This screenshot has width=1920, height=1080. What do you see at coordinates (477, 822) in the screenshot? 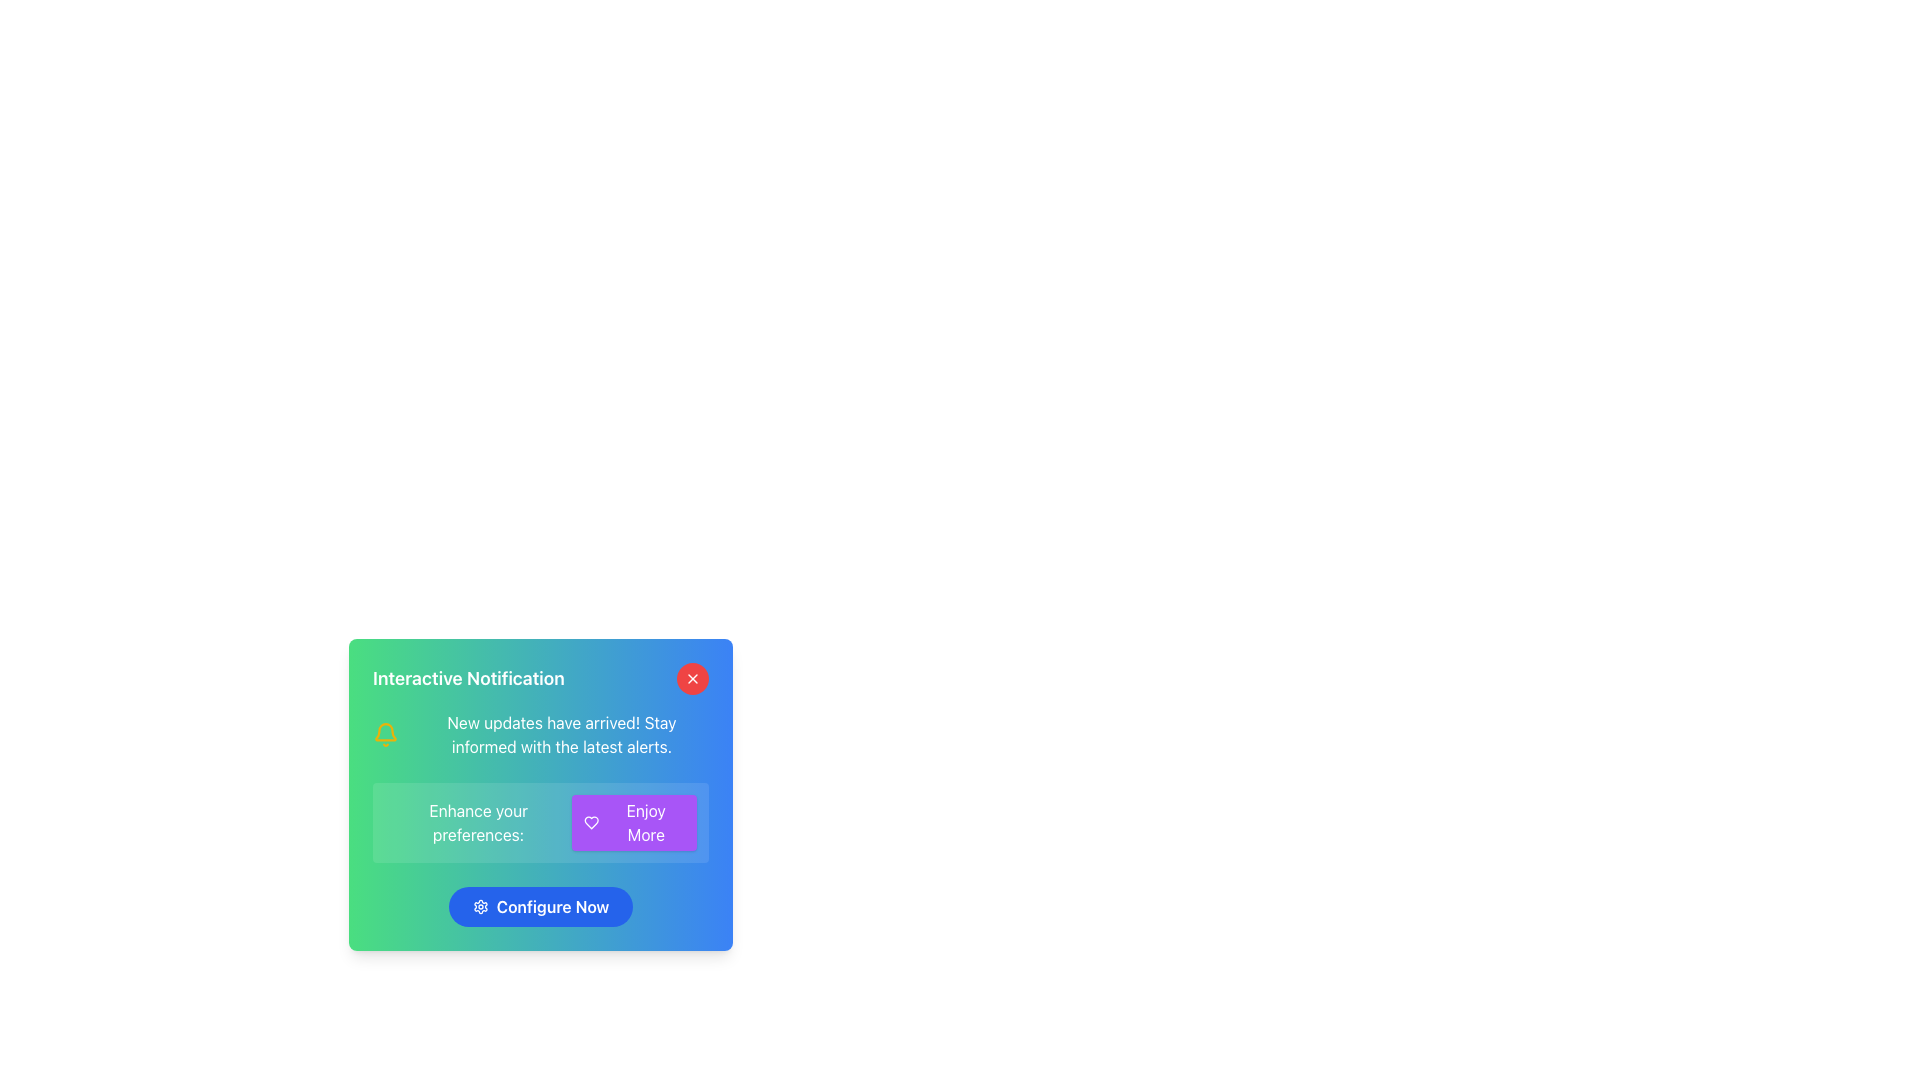
I see `text label displaying 'Enhance your preferences:' which is styled in white font against a gradient background, located in the preferences section of the interface` at bounding box center [477, 822].